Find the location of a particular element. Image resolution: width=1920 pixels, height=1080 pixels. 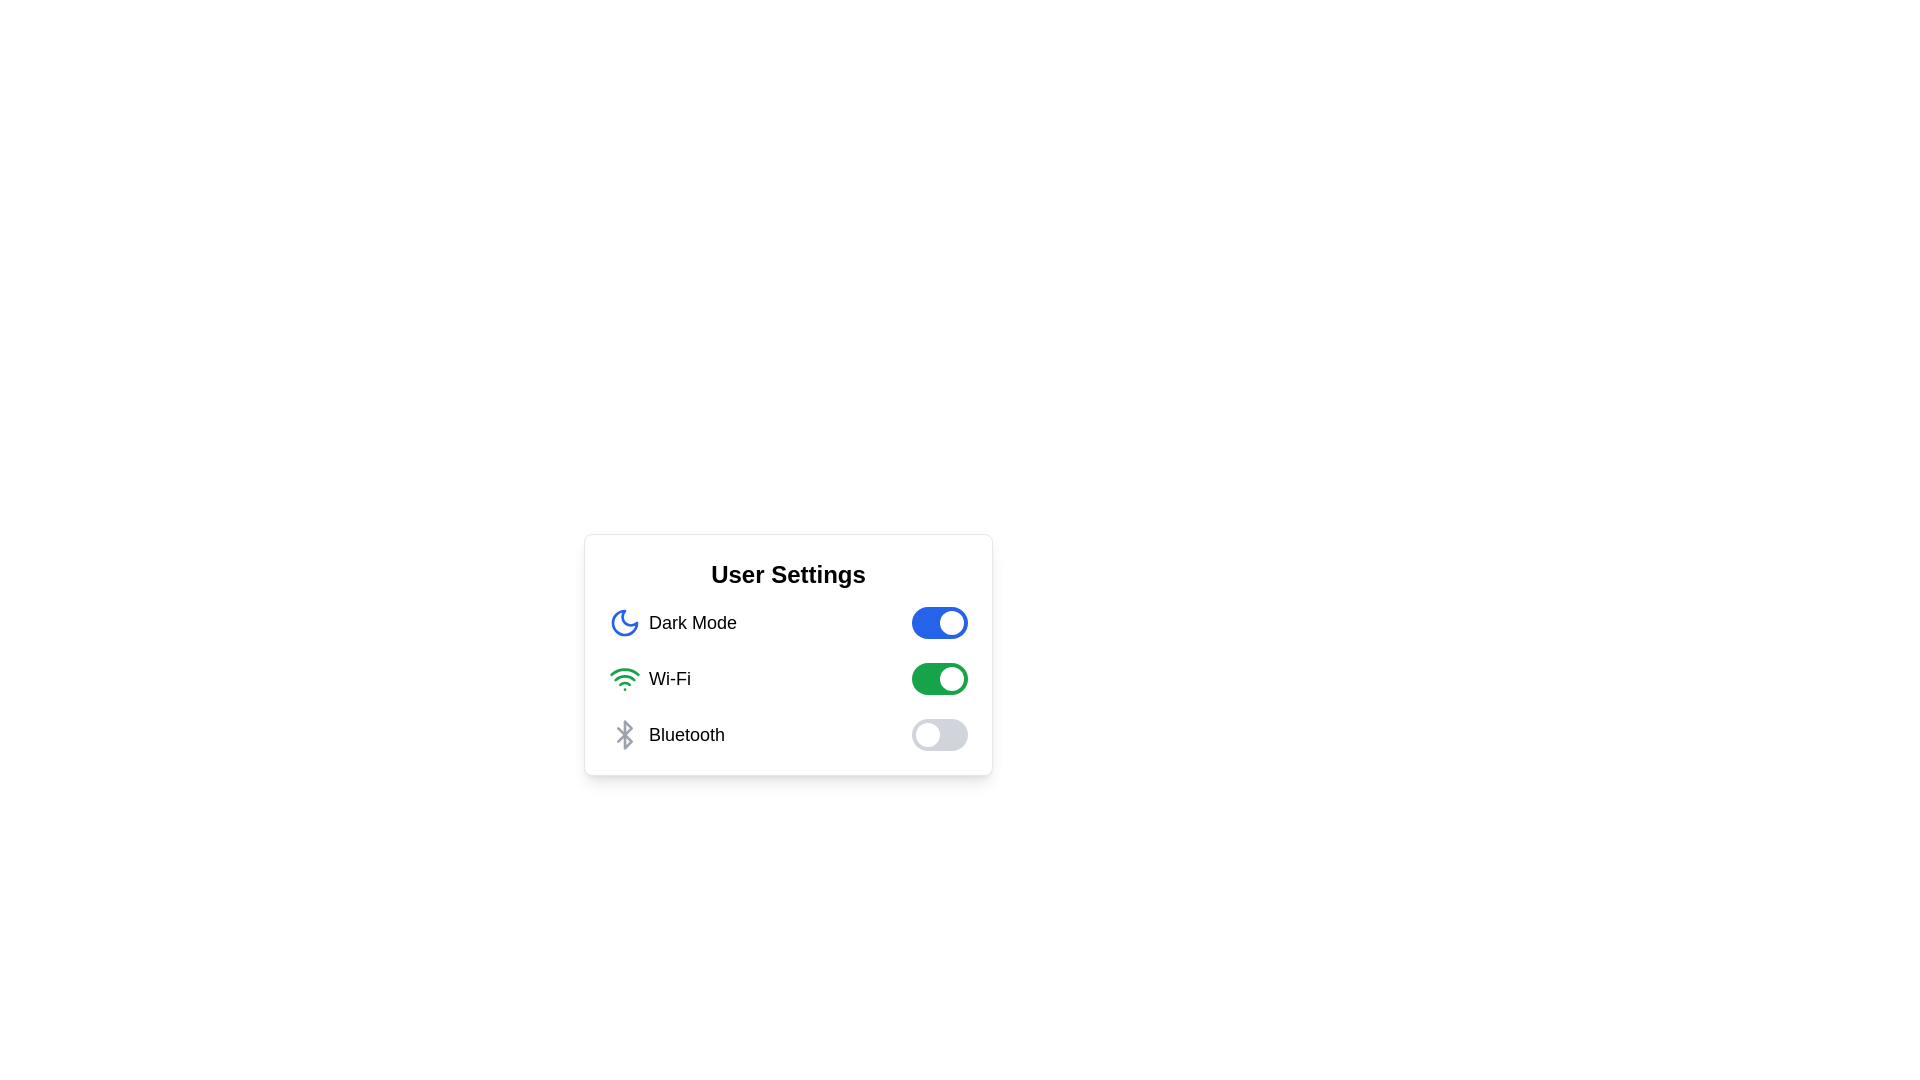

the text label that describes the dark mode toggle switch in the User Settings panel, located to the right of the moon icon and to the left of the blue toggle switch is located at coordinates (692, 622).